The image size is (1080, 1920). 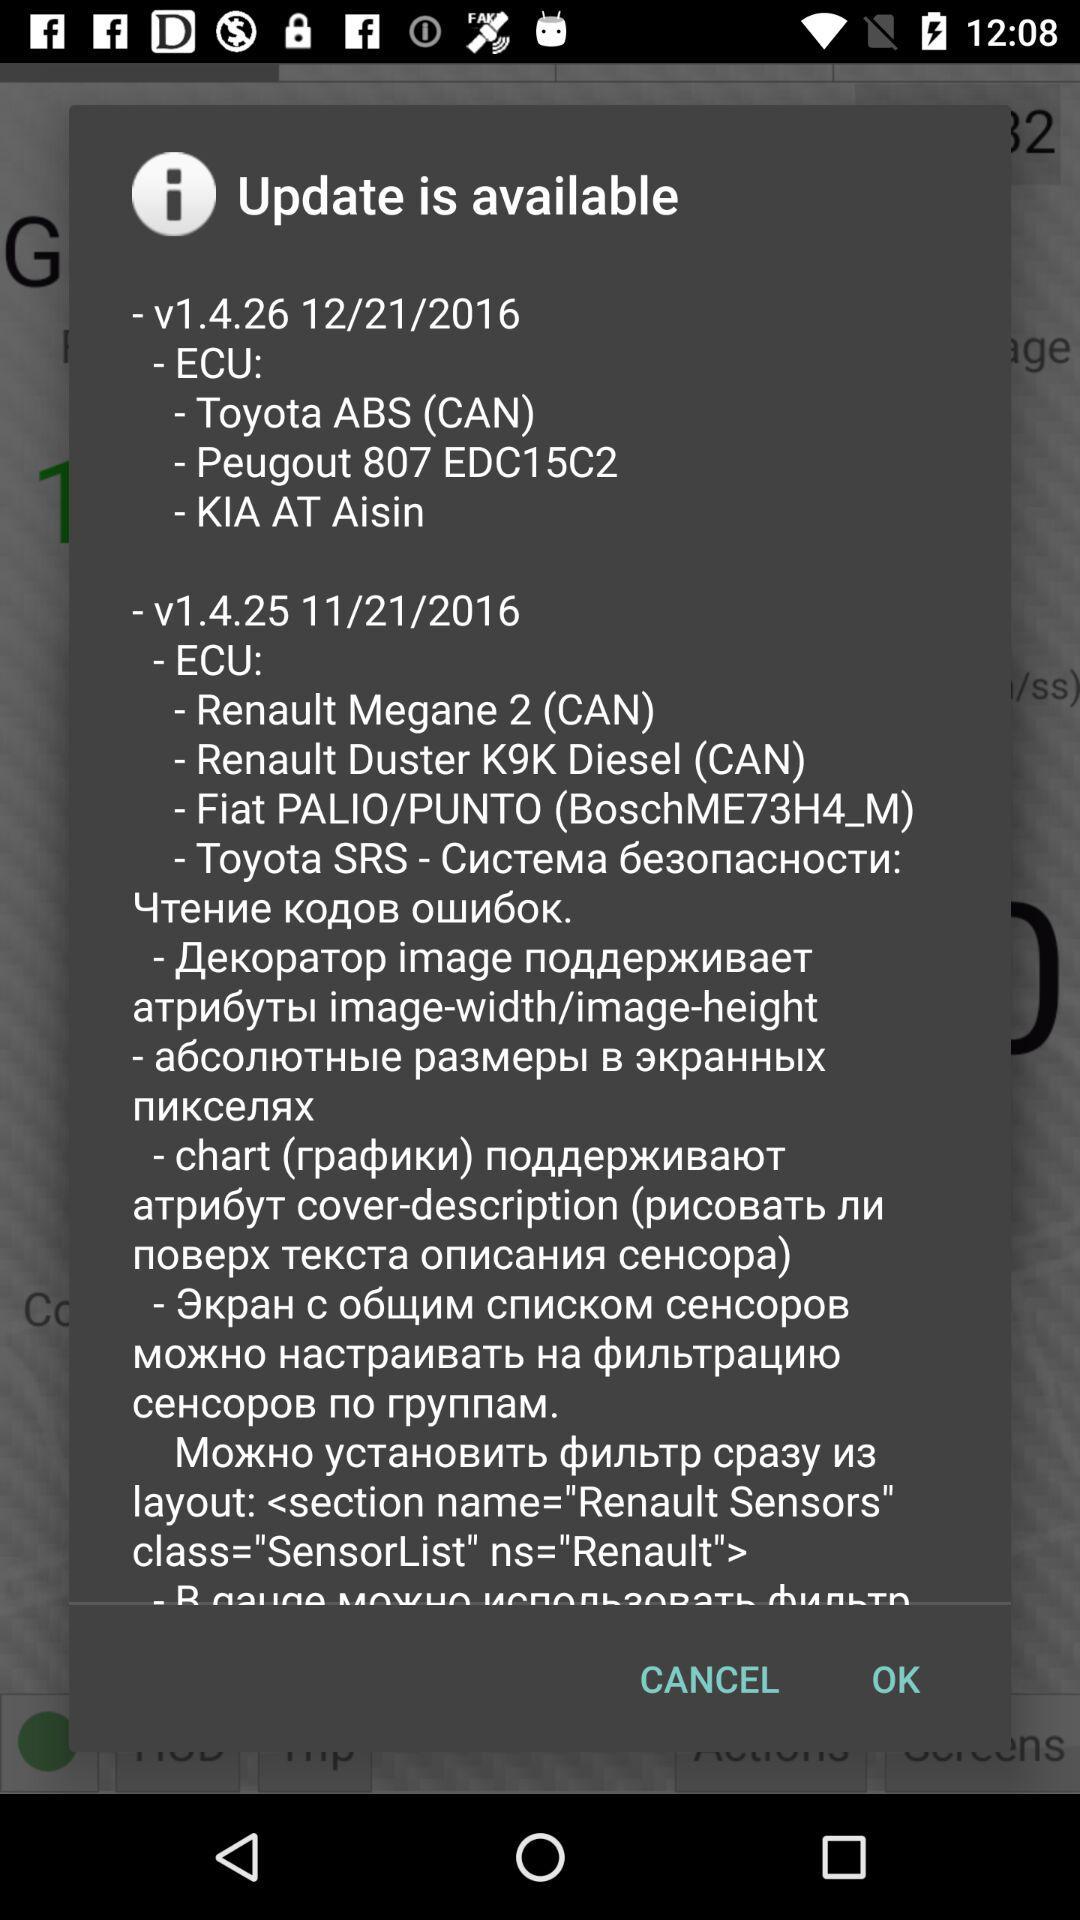 What do you see at coordinates (894, 1678) in the screenshot?
I see `the button to the right of the cancel item` at bounding box center [894, 1678].